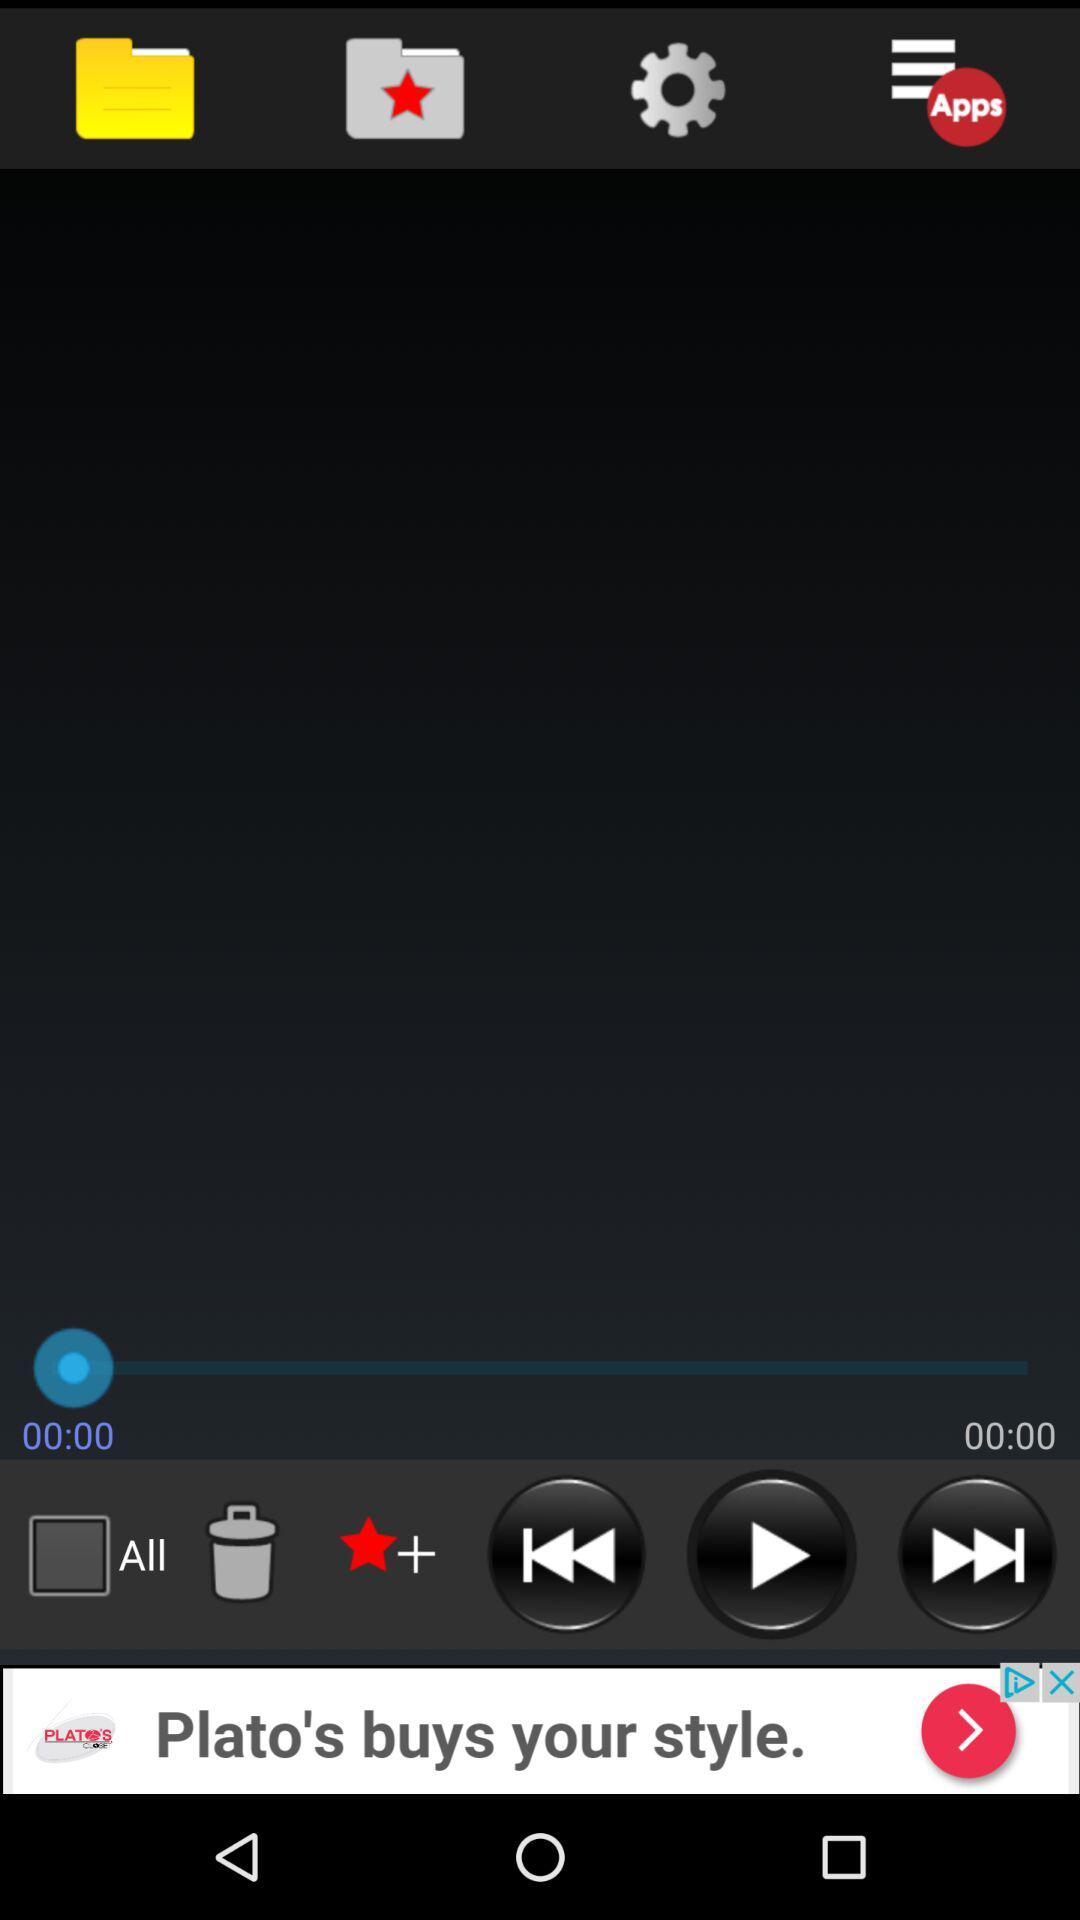 This screenshot has height=1920, width=1080. I want to click on song, so click(770, 1553).